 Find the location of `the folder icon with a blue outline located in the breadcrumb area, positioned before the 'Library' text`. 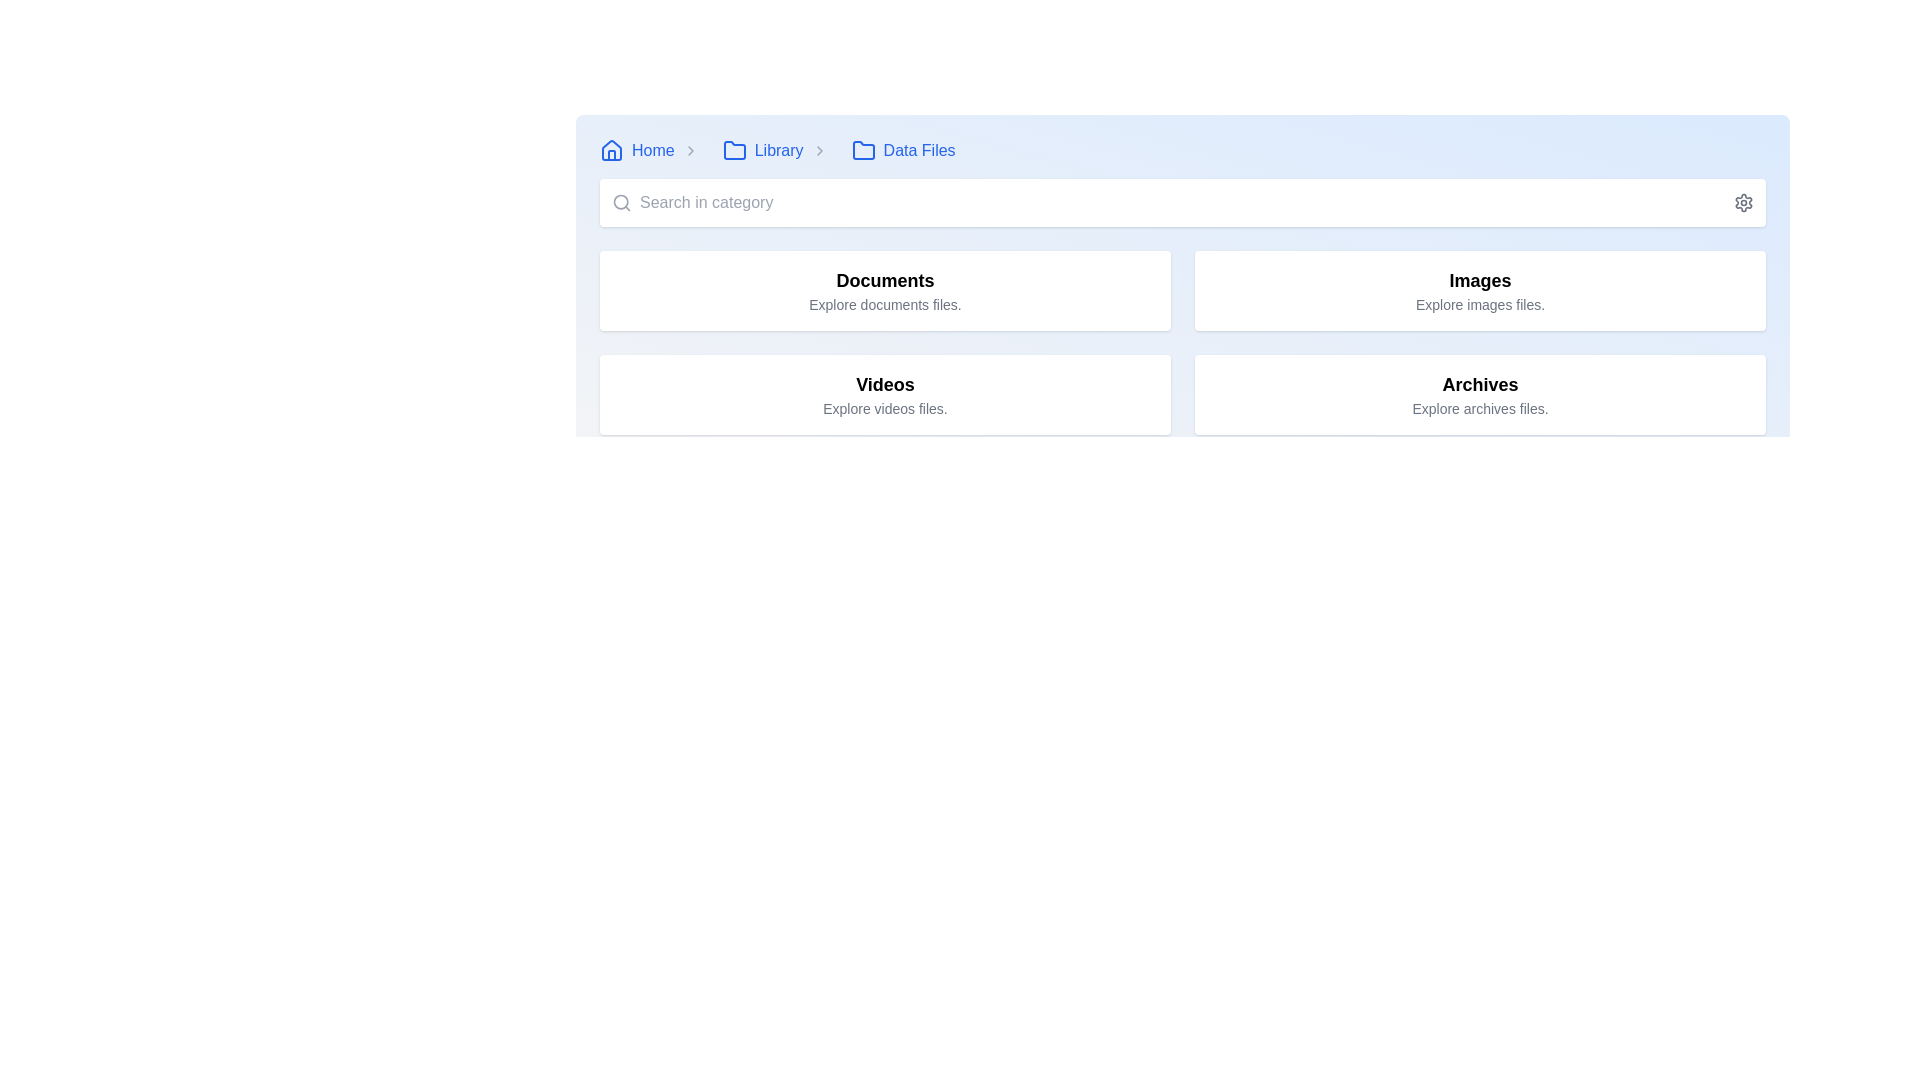

the folder icon with a blue outline located in the breadcrumb area, positioned before the 'Library' text is located at coordinates (733, 149).